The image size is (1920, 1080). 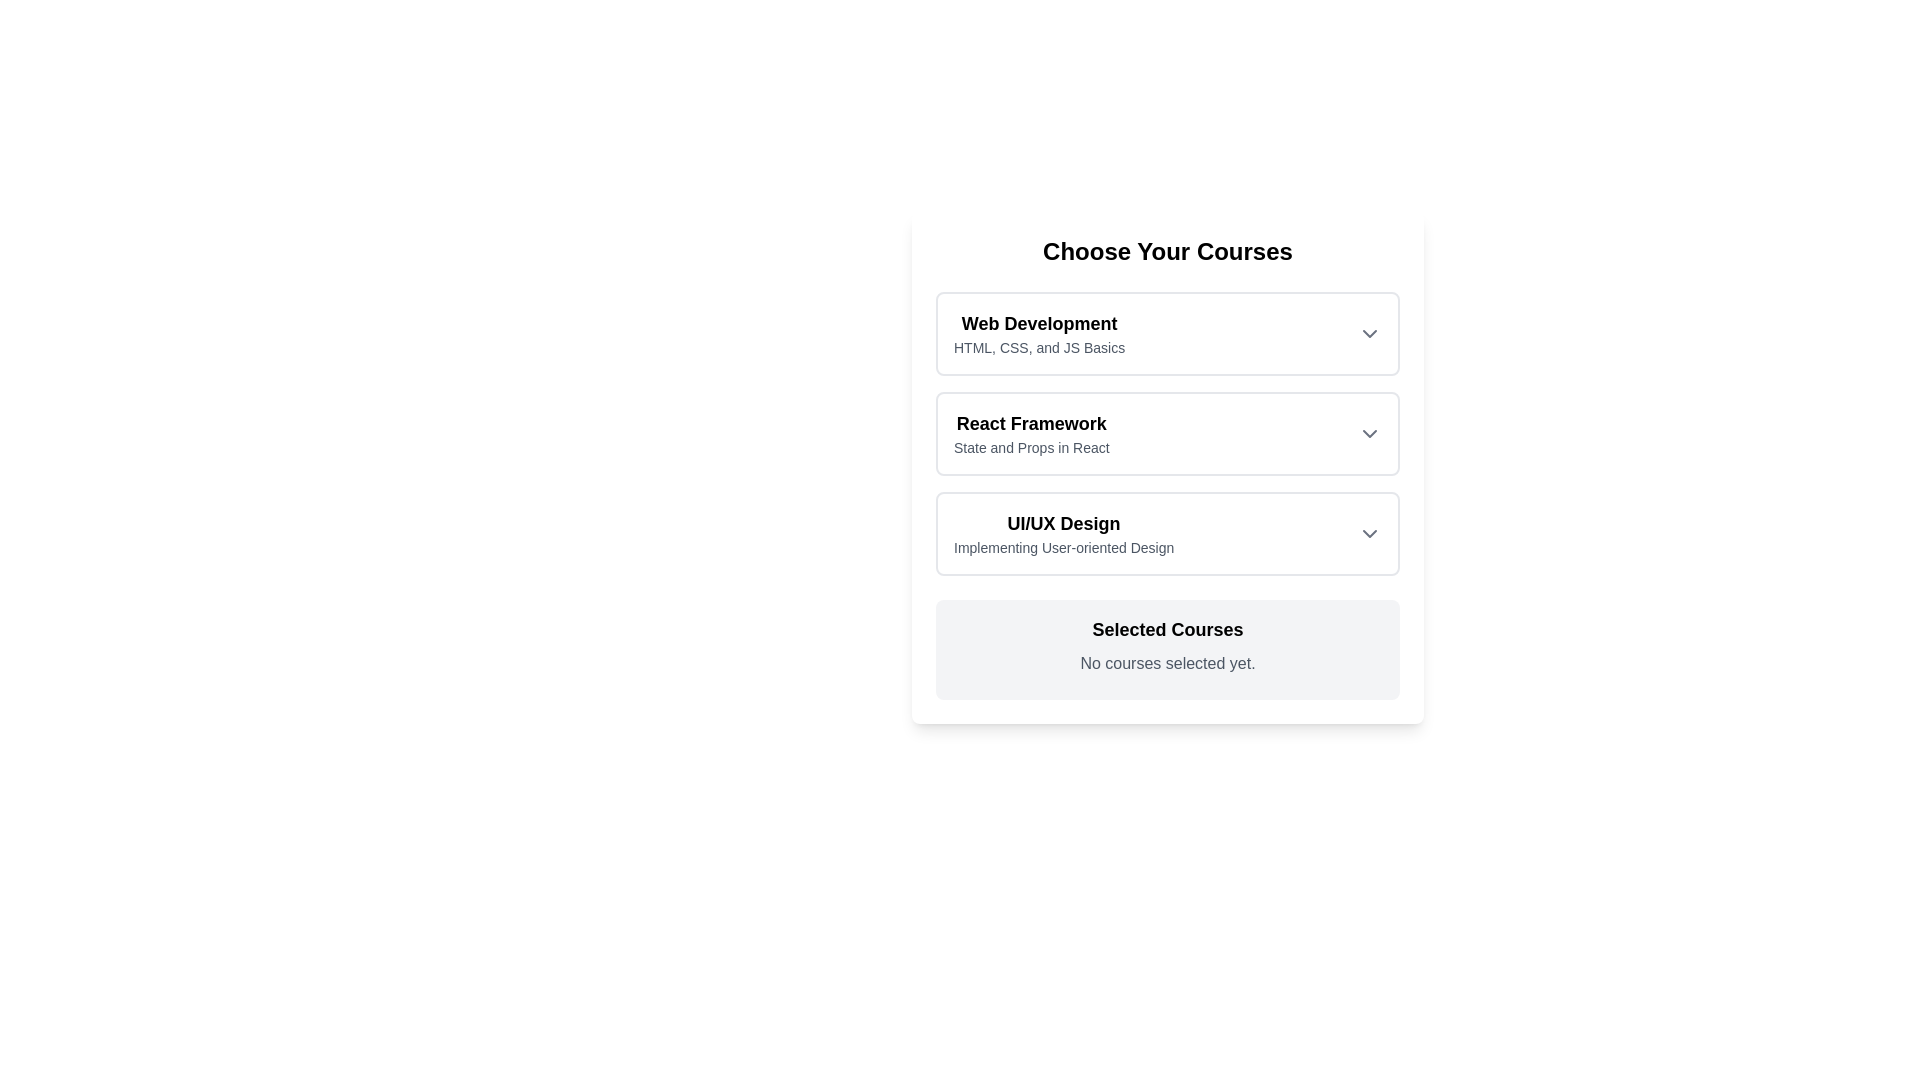 What do you see at coordinates (1368, 532) in the screenshot?
I see `the Dropdown trigger icon for the 'UI/UX Design' item` at bounding box center [1368, 532].